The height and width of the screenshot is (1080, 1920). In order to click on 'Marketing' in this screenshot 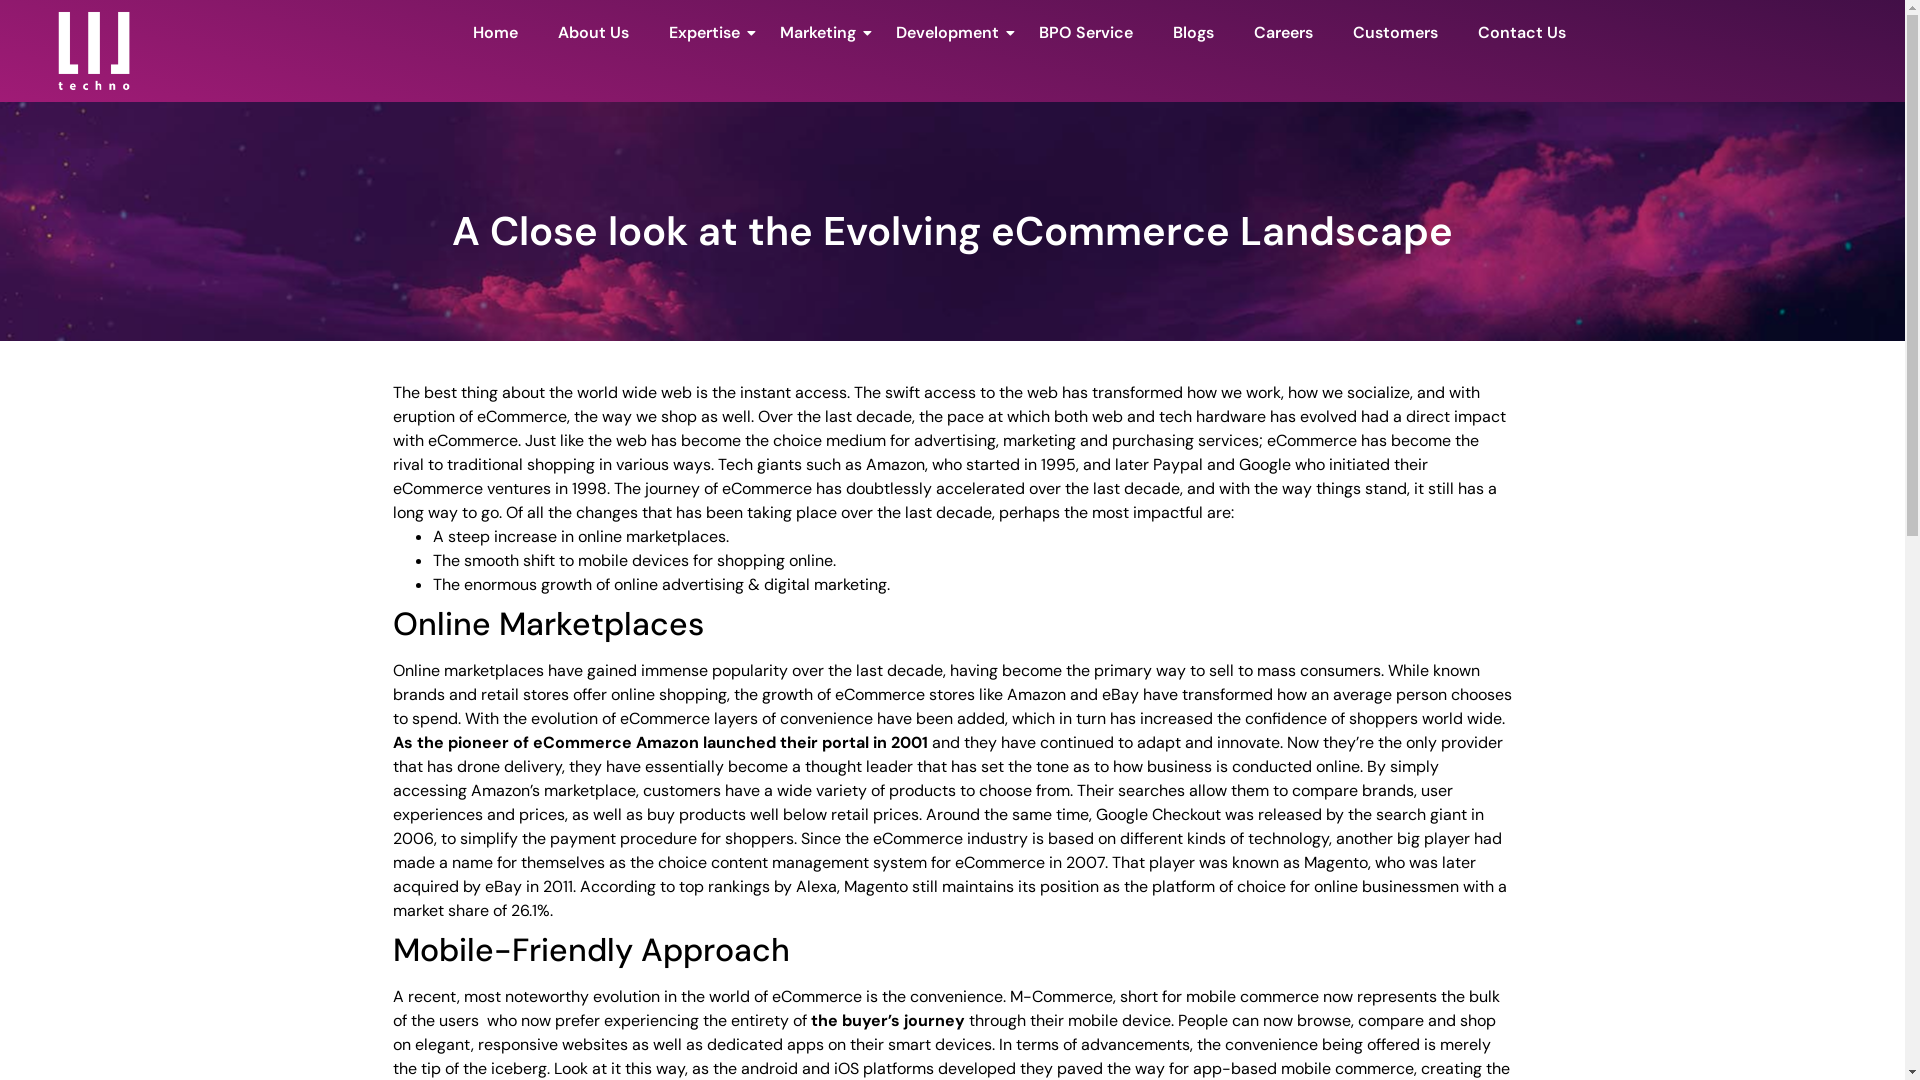, I will do `click(817, 34)`.